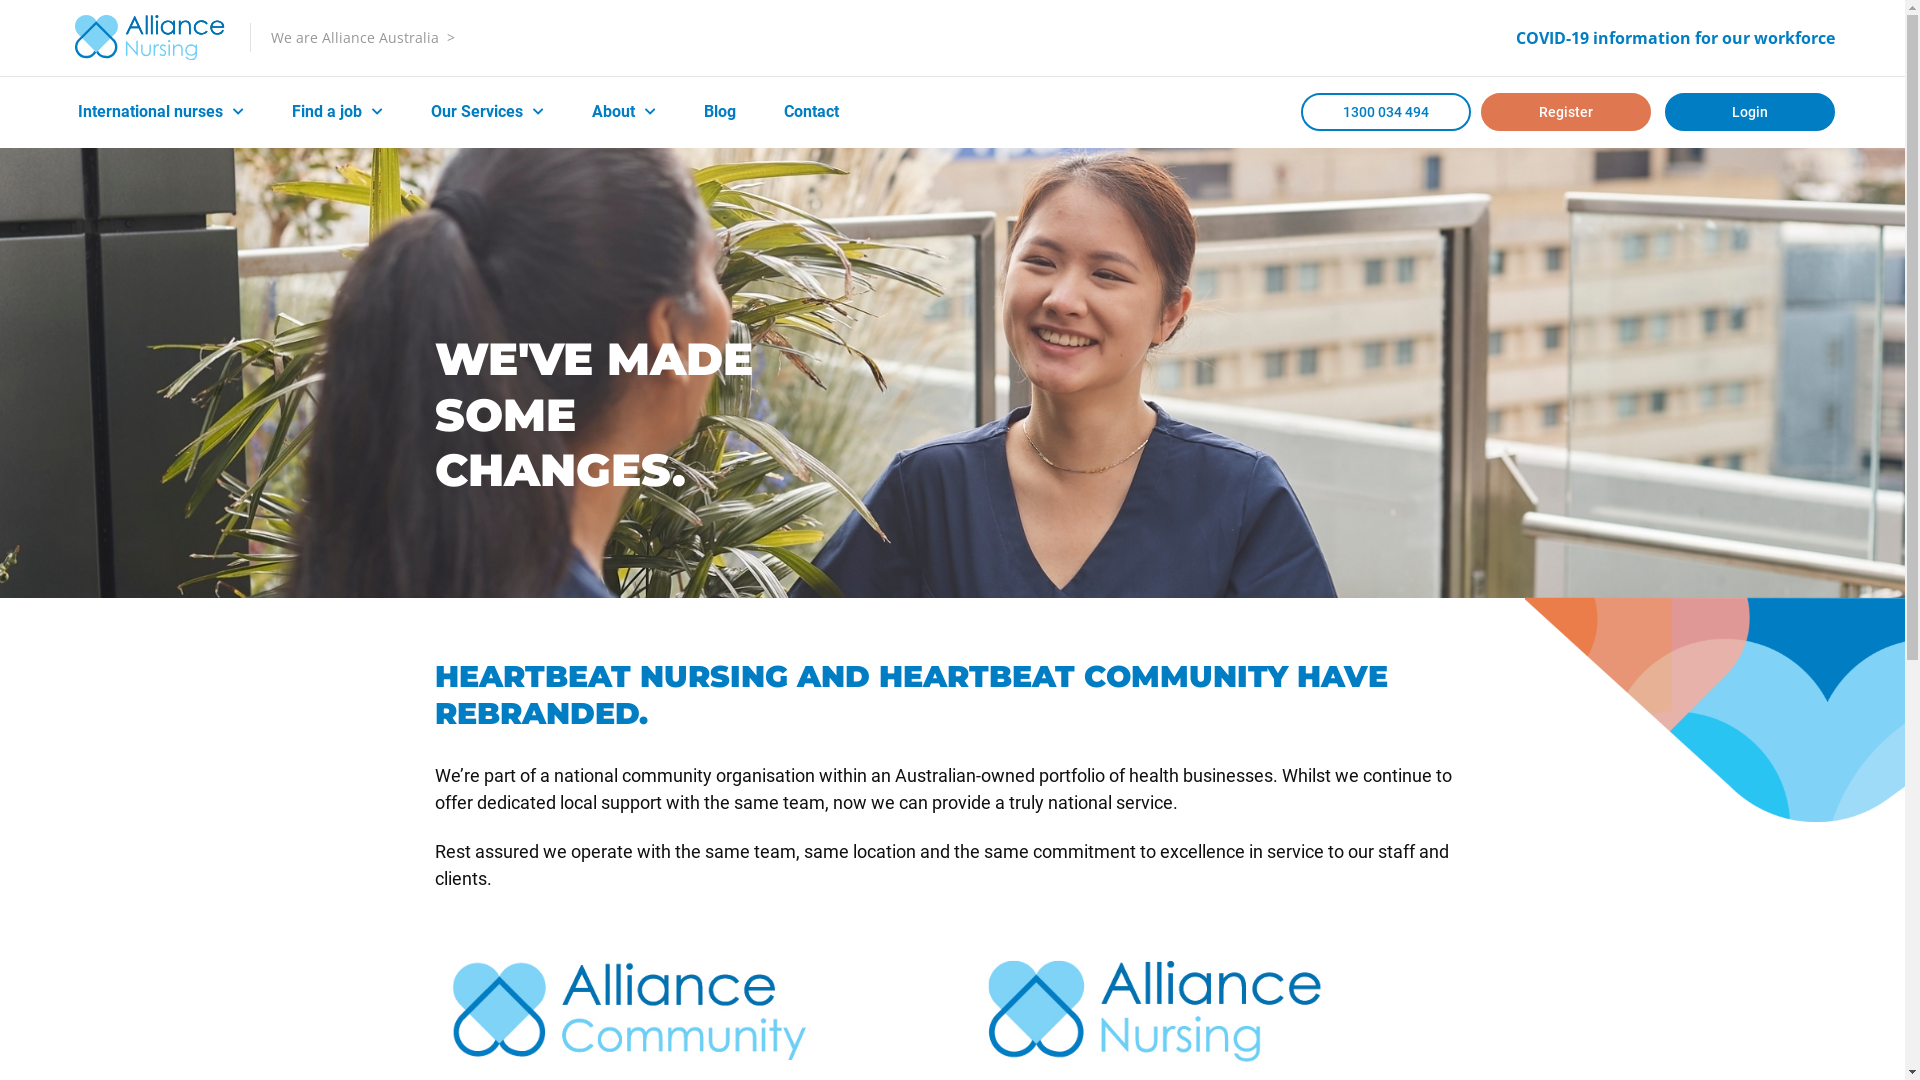 The width and height of the screenshot is (1920, 1080). What do you see at coordinates (623, 111) in the screenshot?
I see `'About'` at bounding box center [623, 111].